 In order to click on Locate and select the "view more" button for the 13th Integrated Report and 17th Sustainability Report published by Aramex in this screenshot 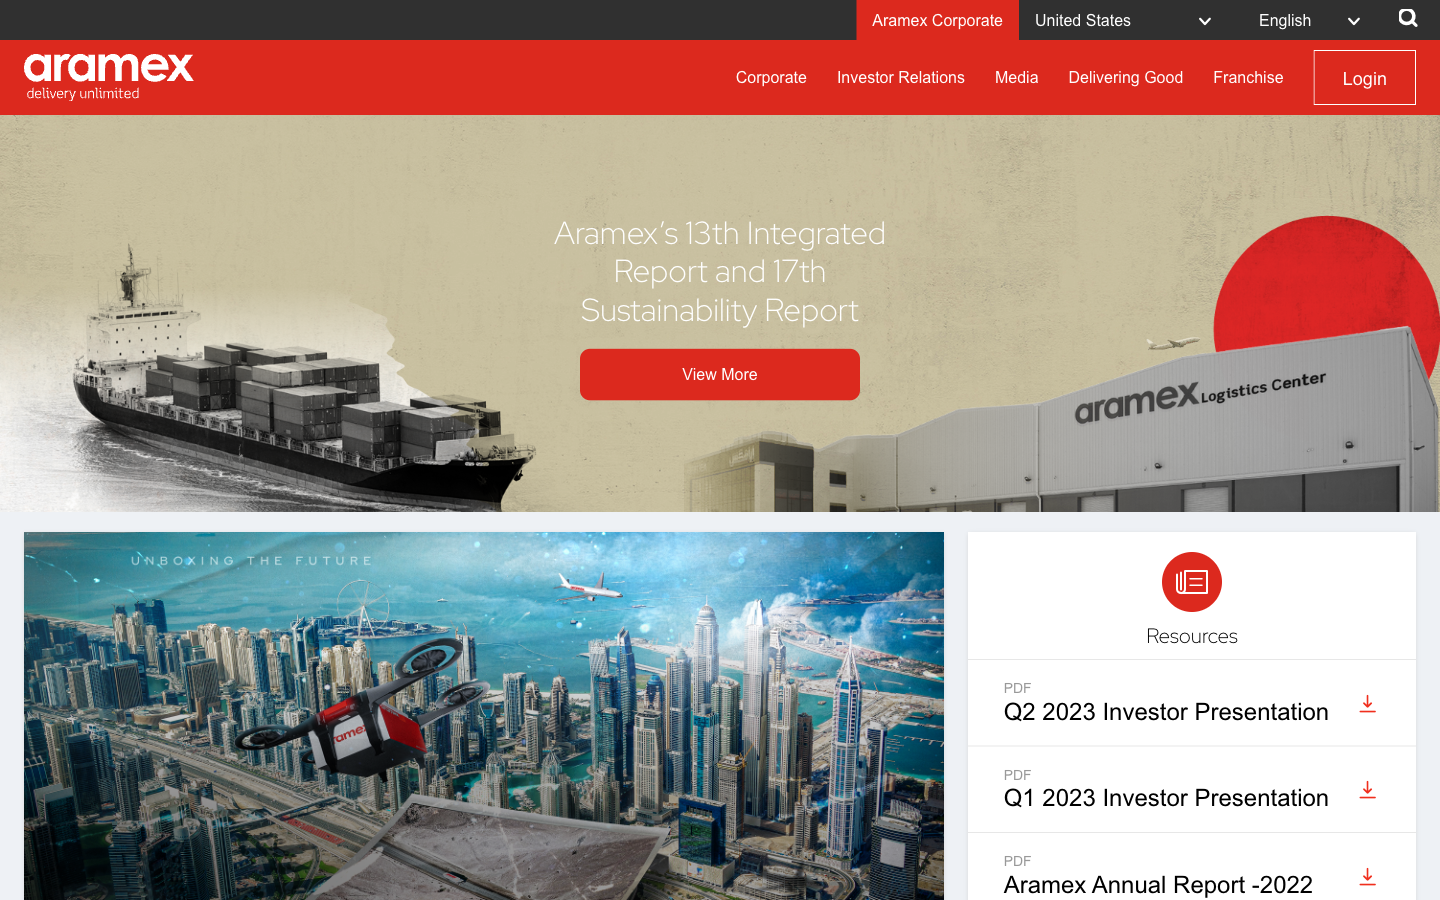, I will do `click(720, 374)`.